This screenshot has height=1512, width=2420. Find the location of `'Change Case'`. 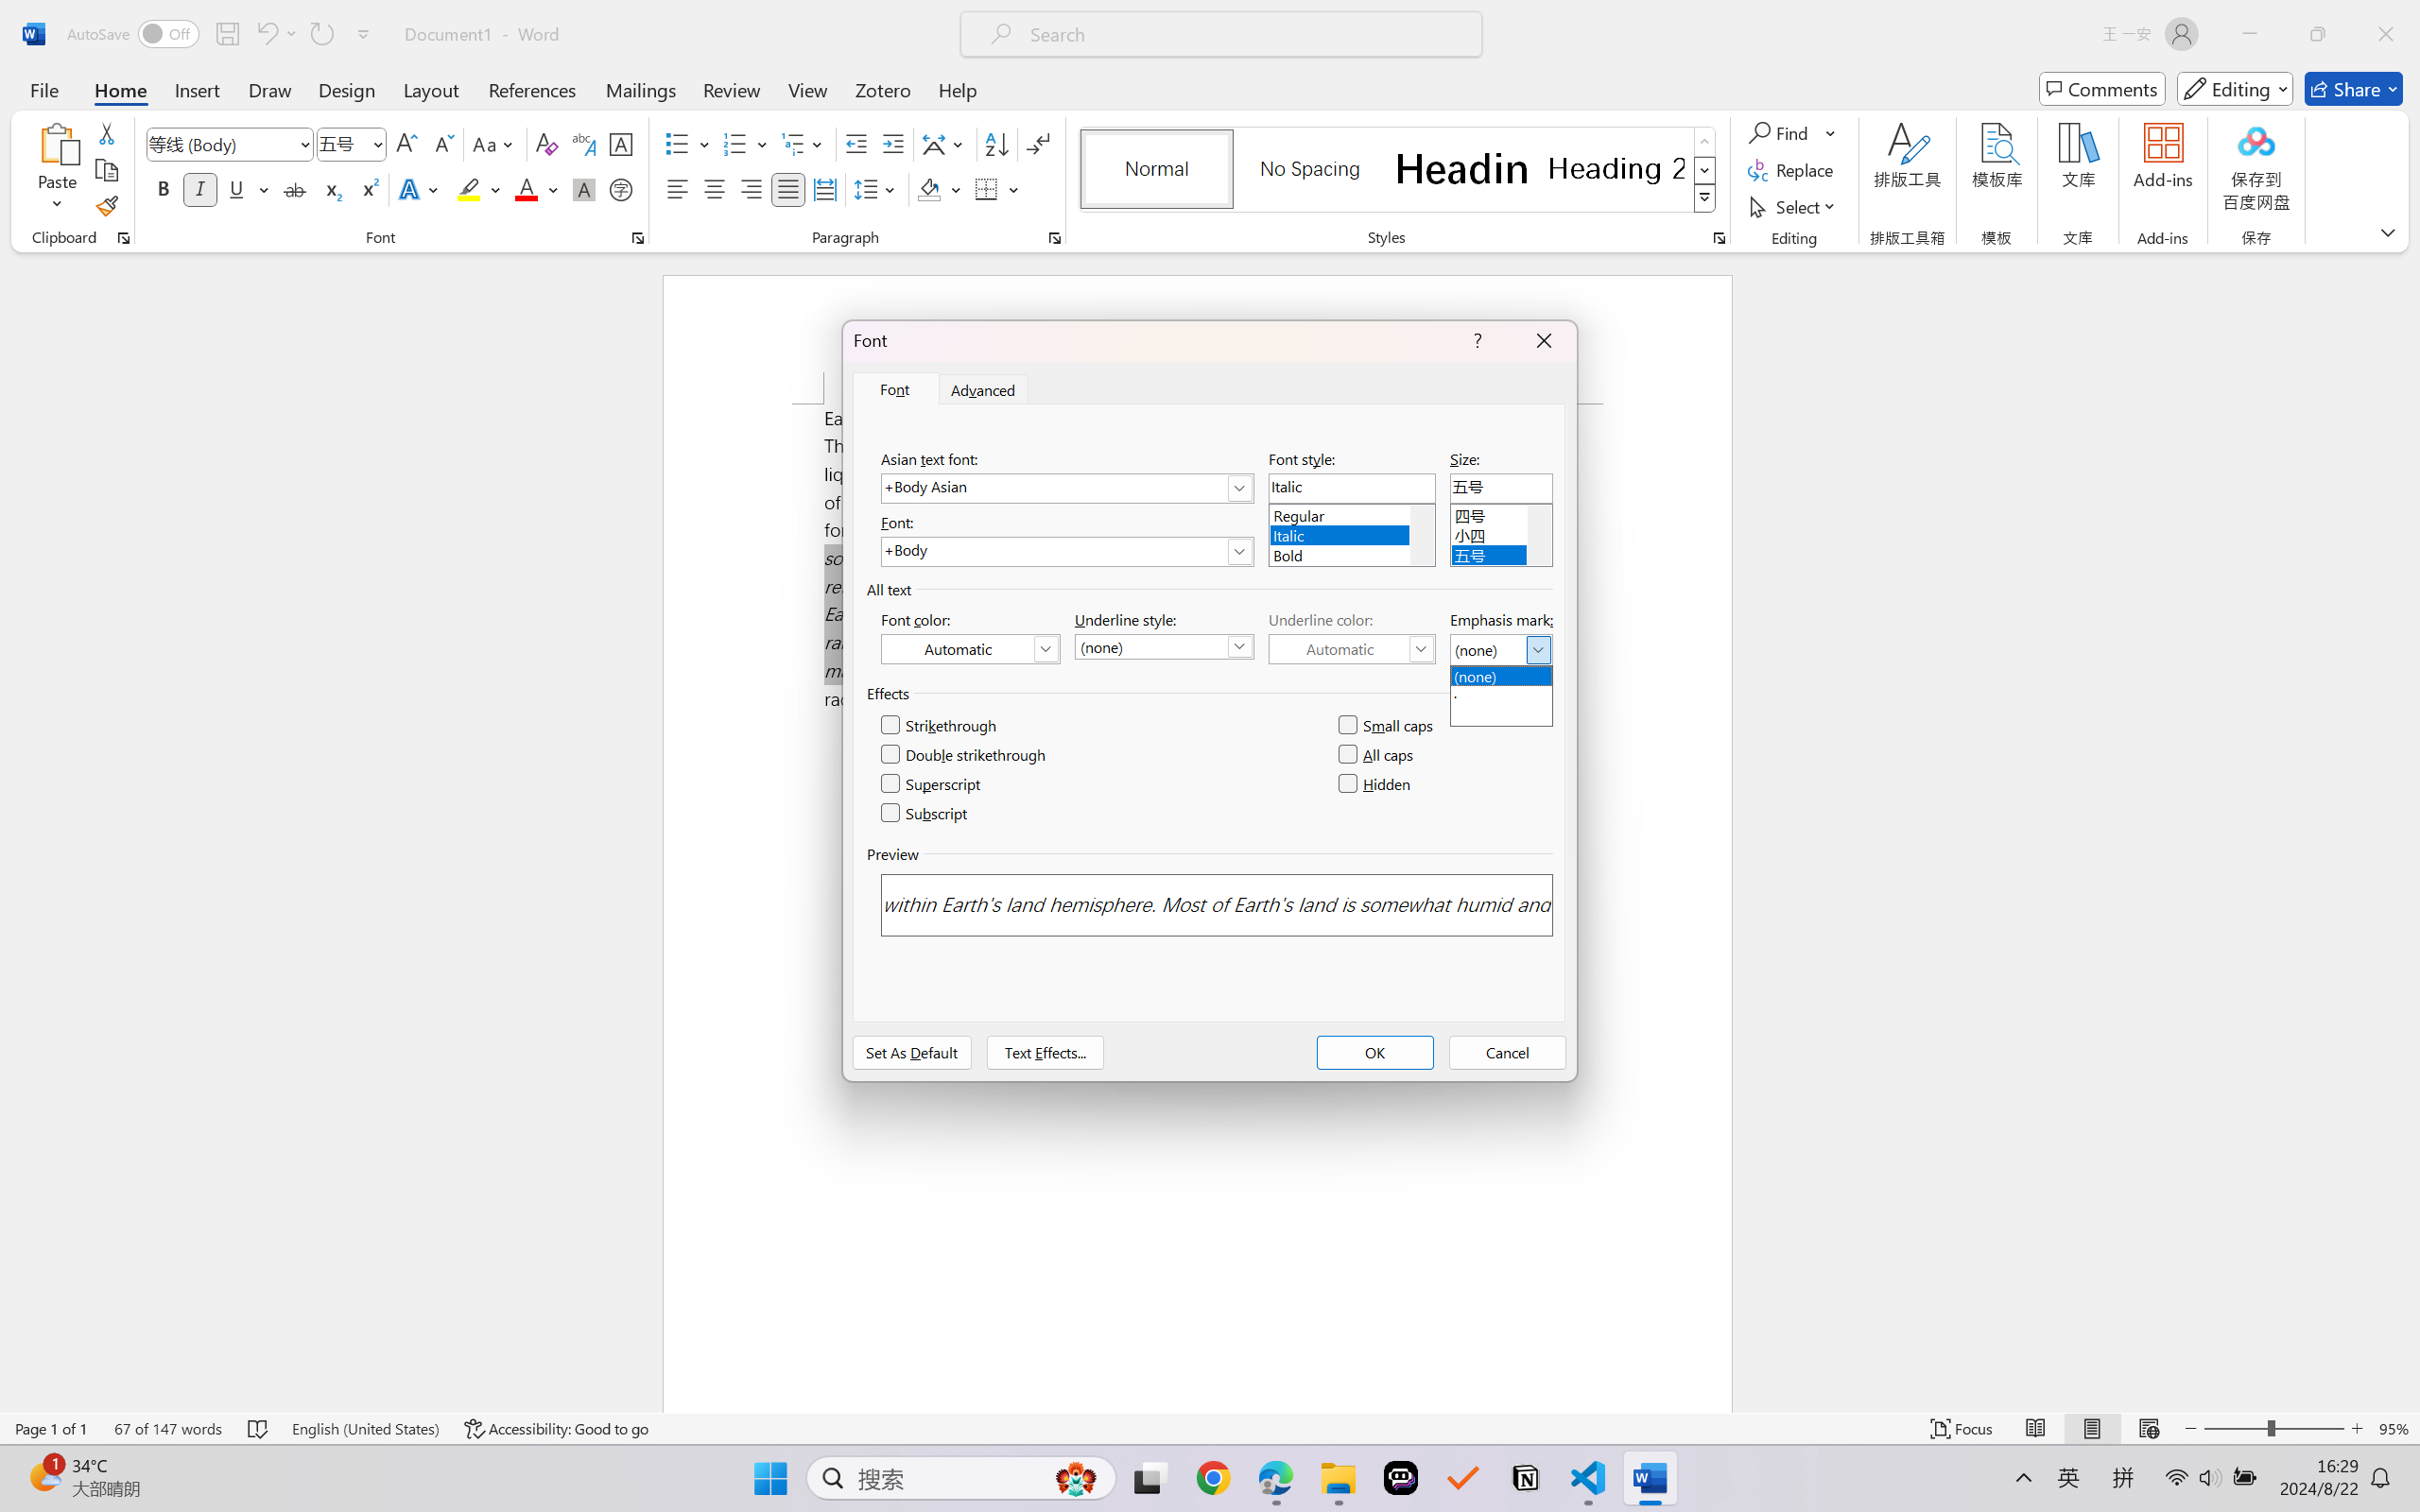

'Change Case' is located at coordinates (493, 144).